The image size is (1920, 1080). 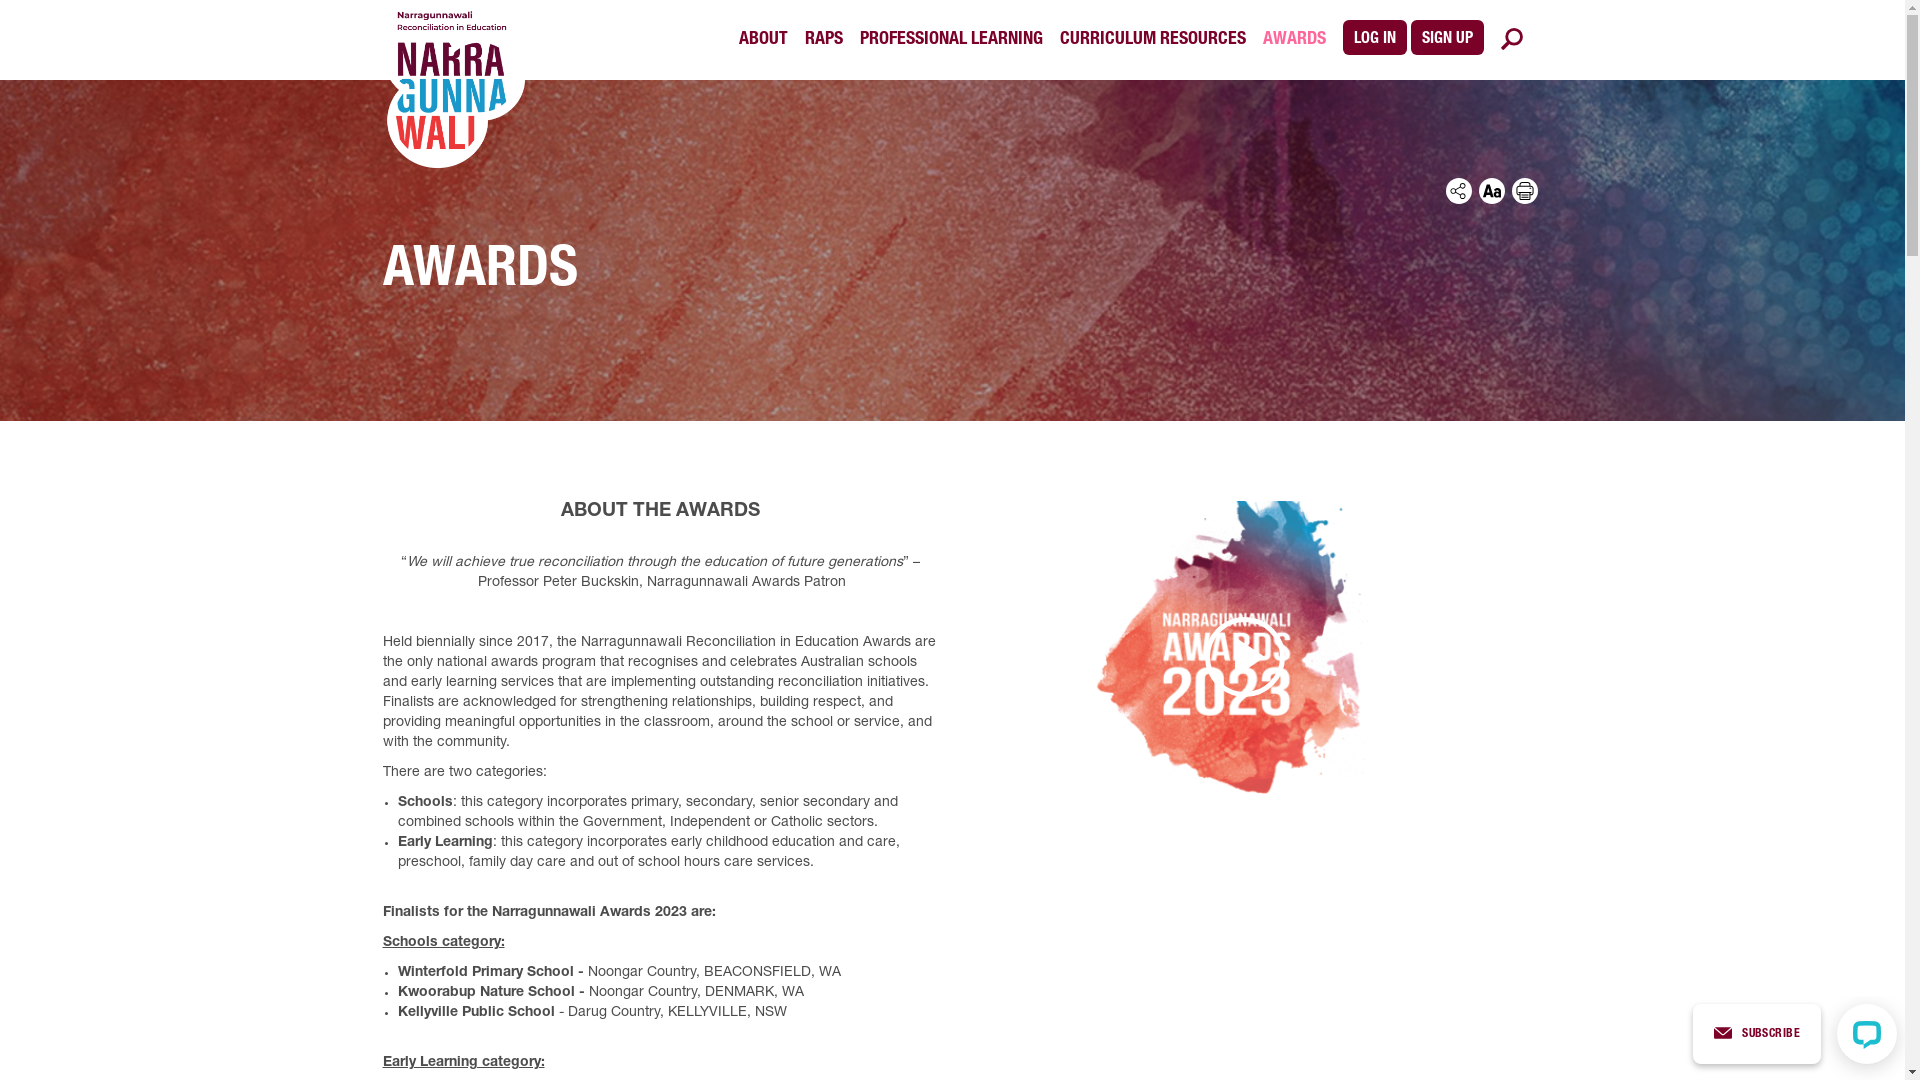 I want to click on 'RAPS', so click(x=822, y=39).